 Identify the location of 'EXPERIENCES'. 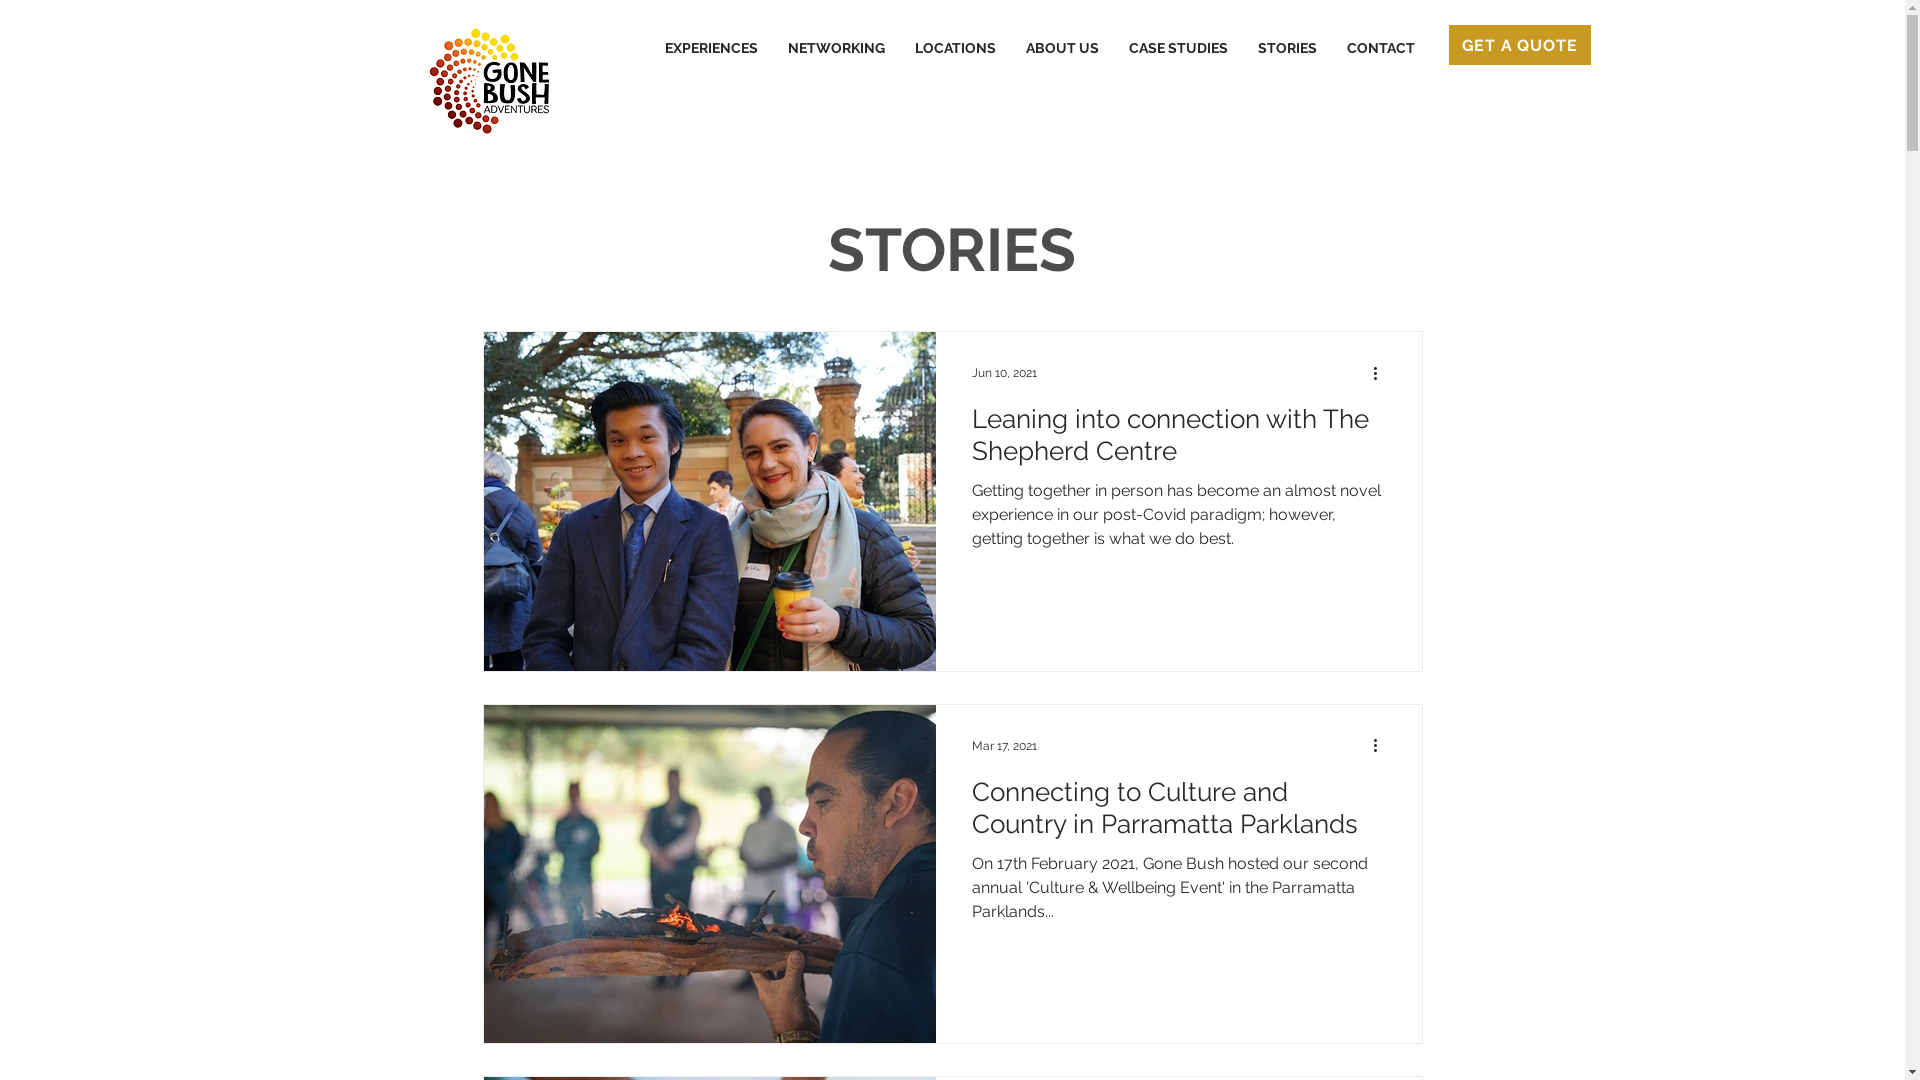
(649, 46).